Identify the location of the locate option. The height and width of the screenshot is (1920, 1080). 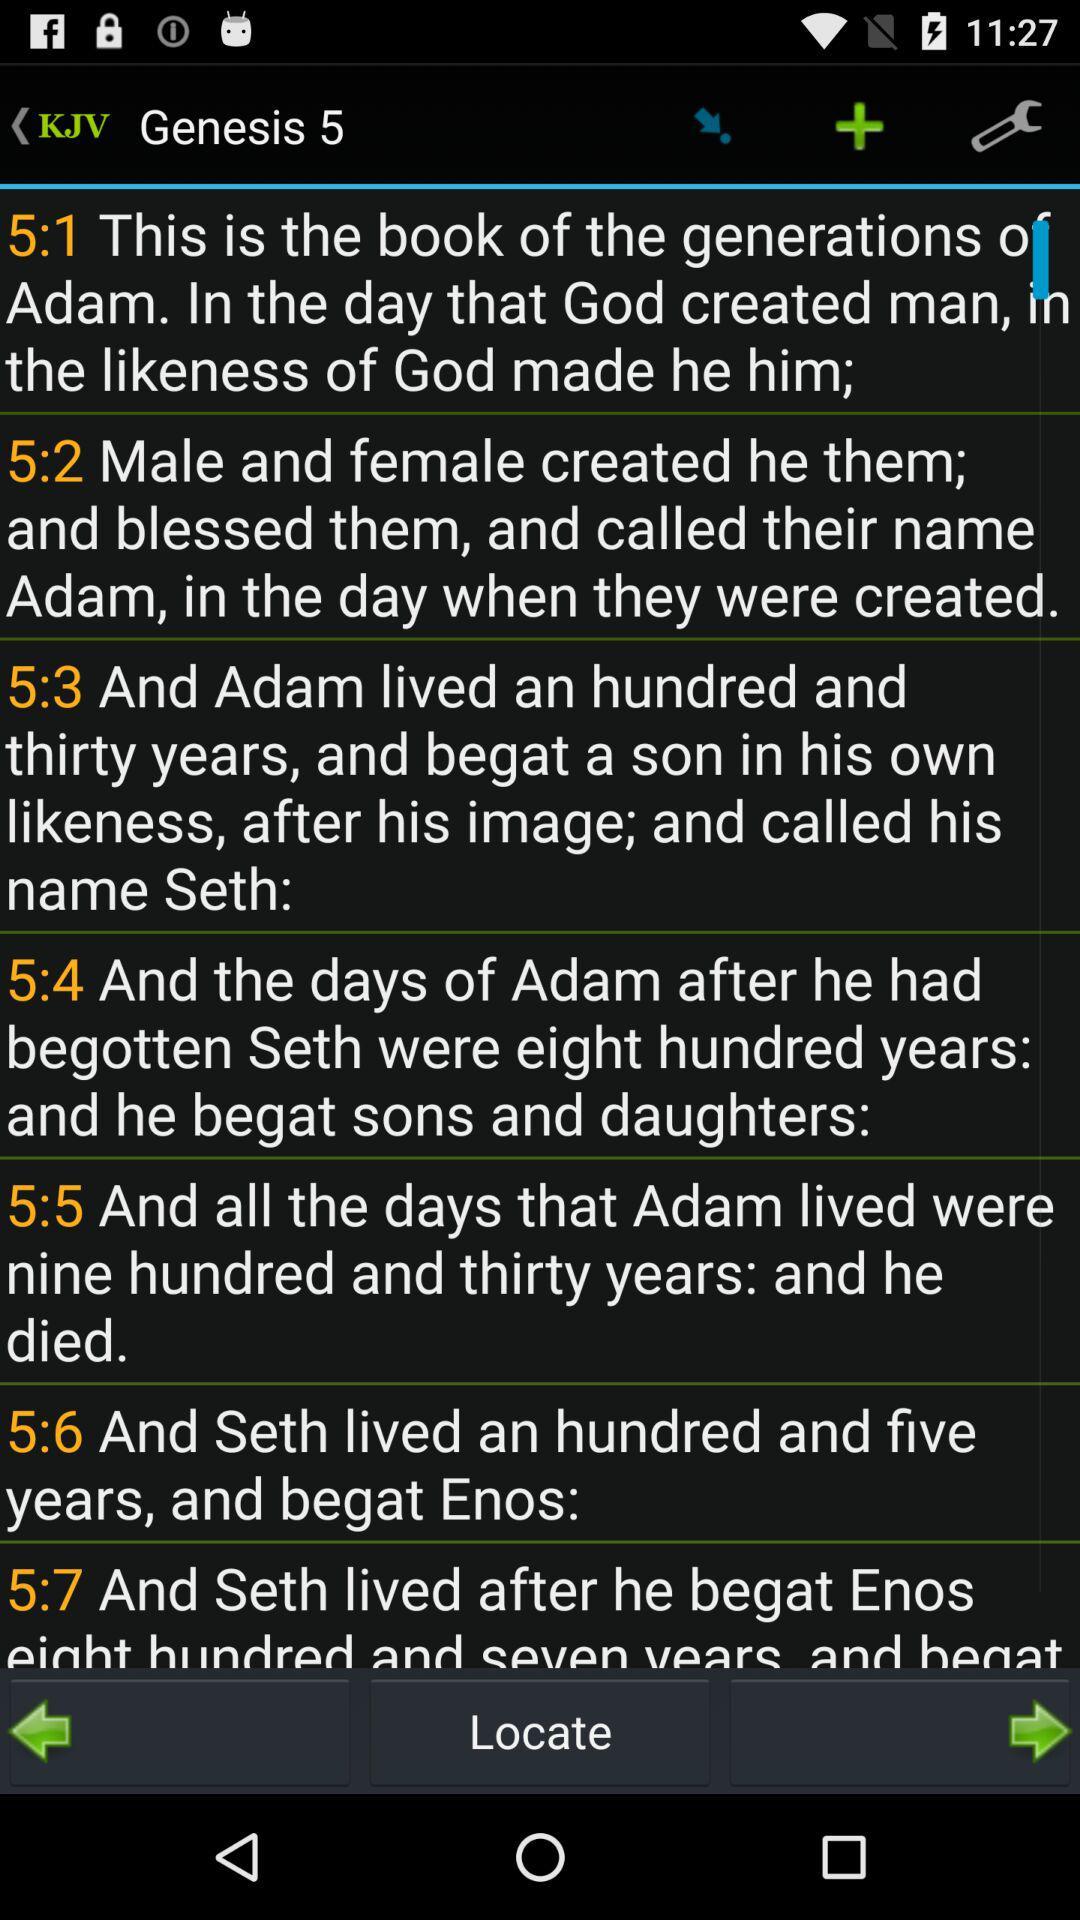
(540, 1730).